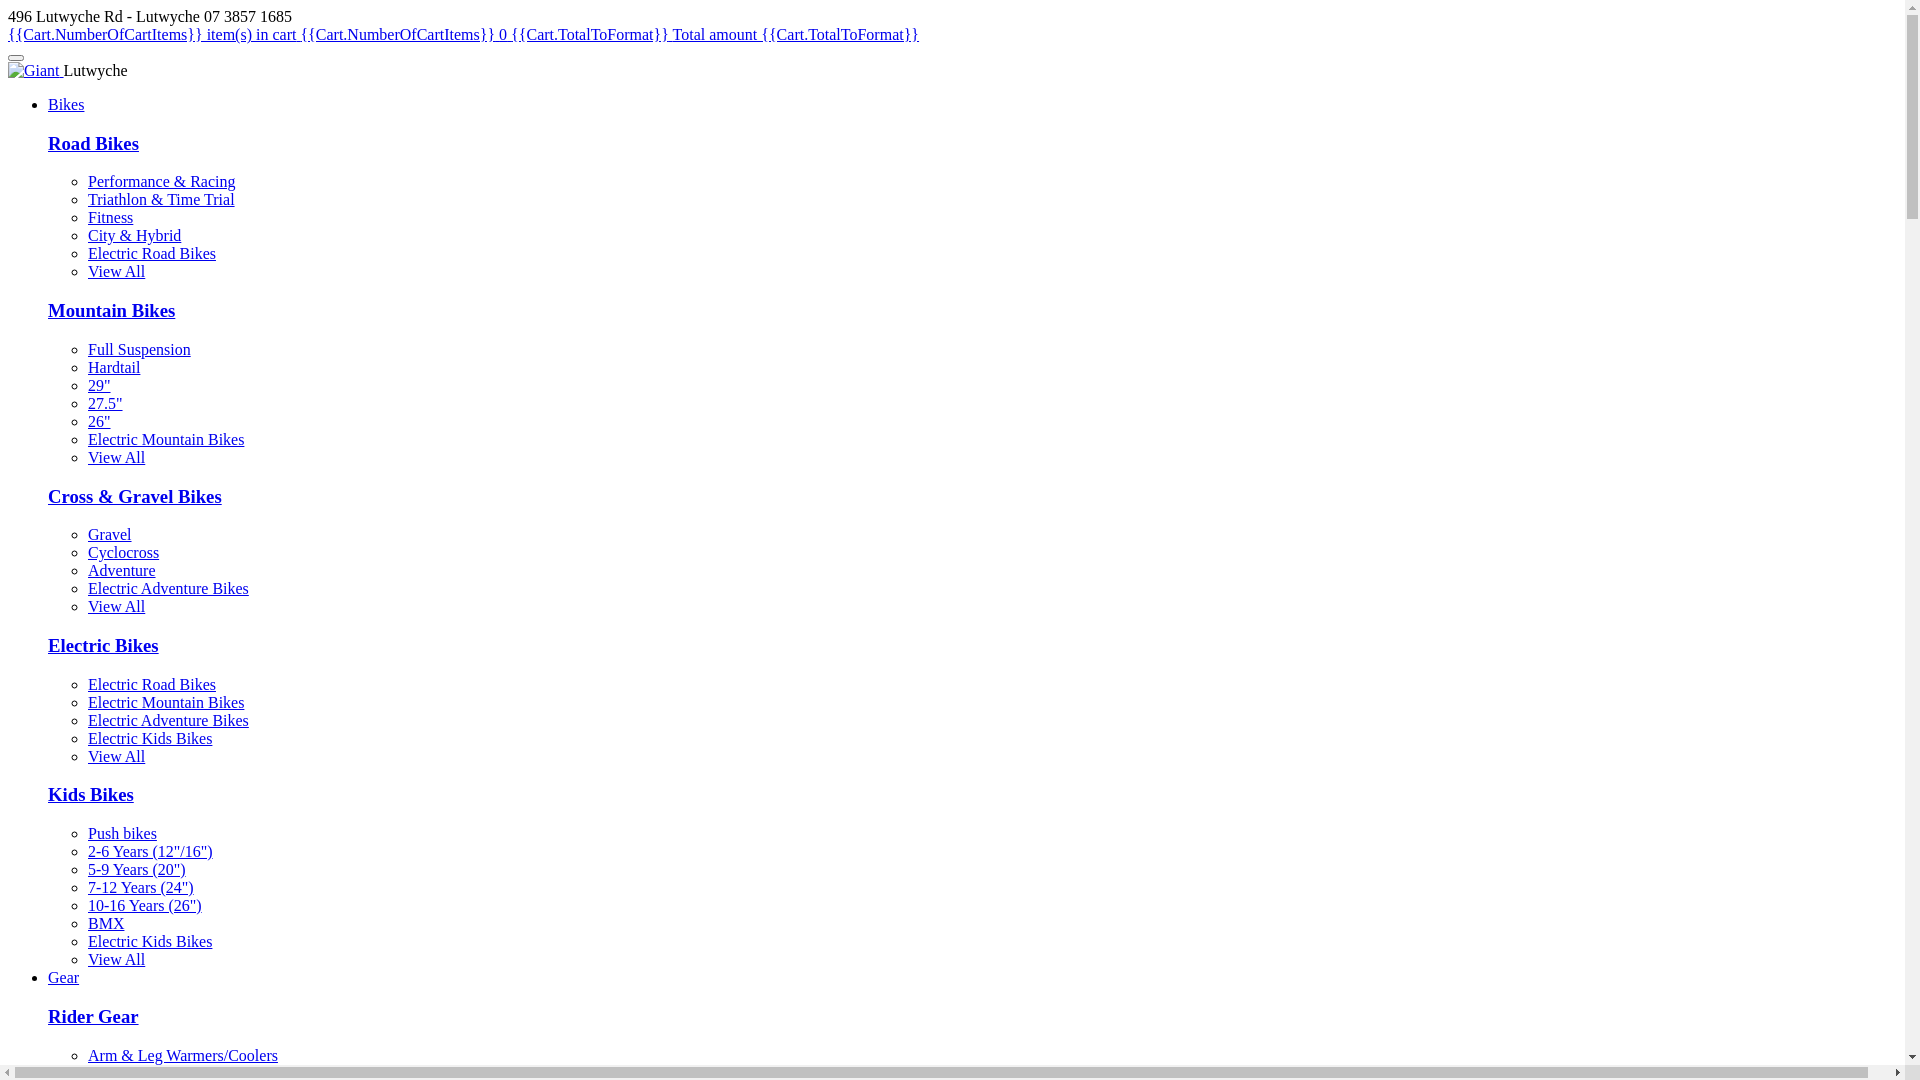  What do you see at coordinates (66, 104) in the screenshot?
I see `'Bikes'` at bounding box center [66, 104].